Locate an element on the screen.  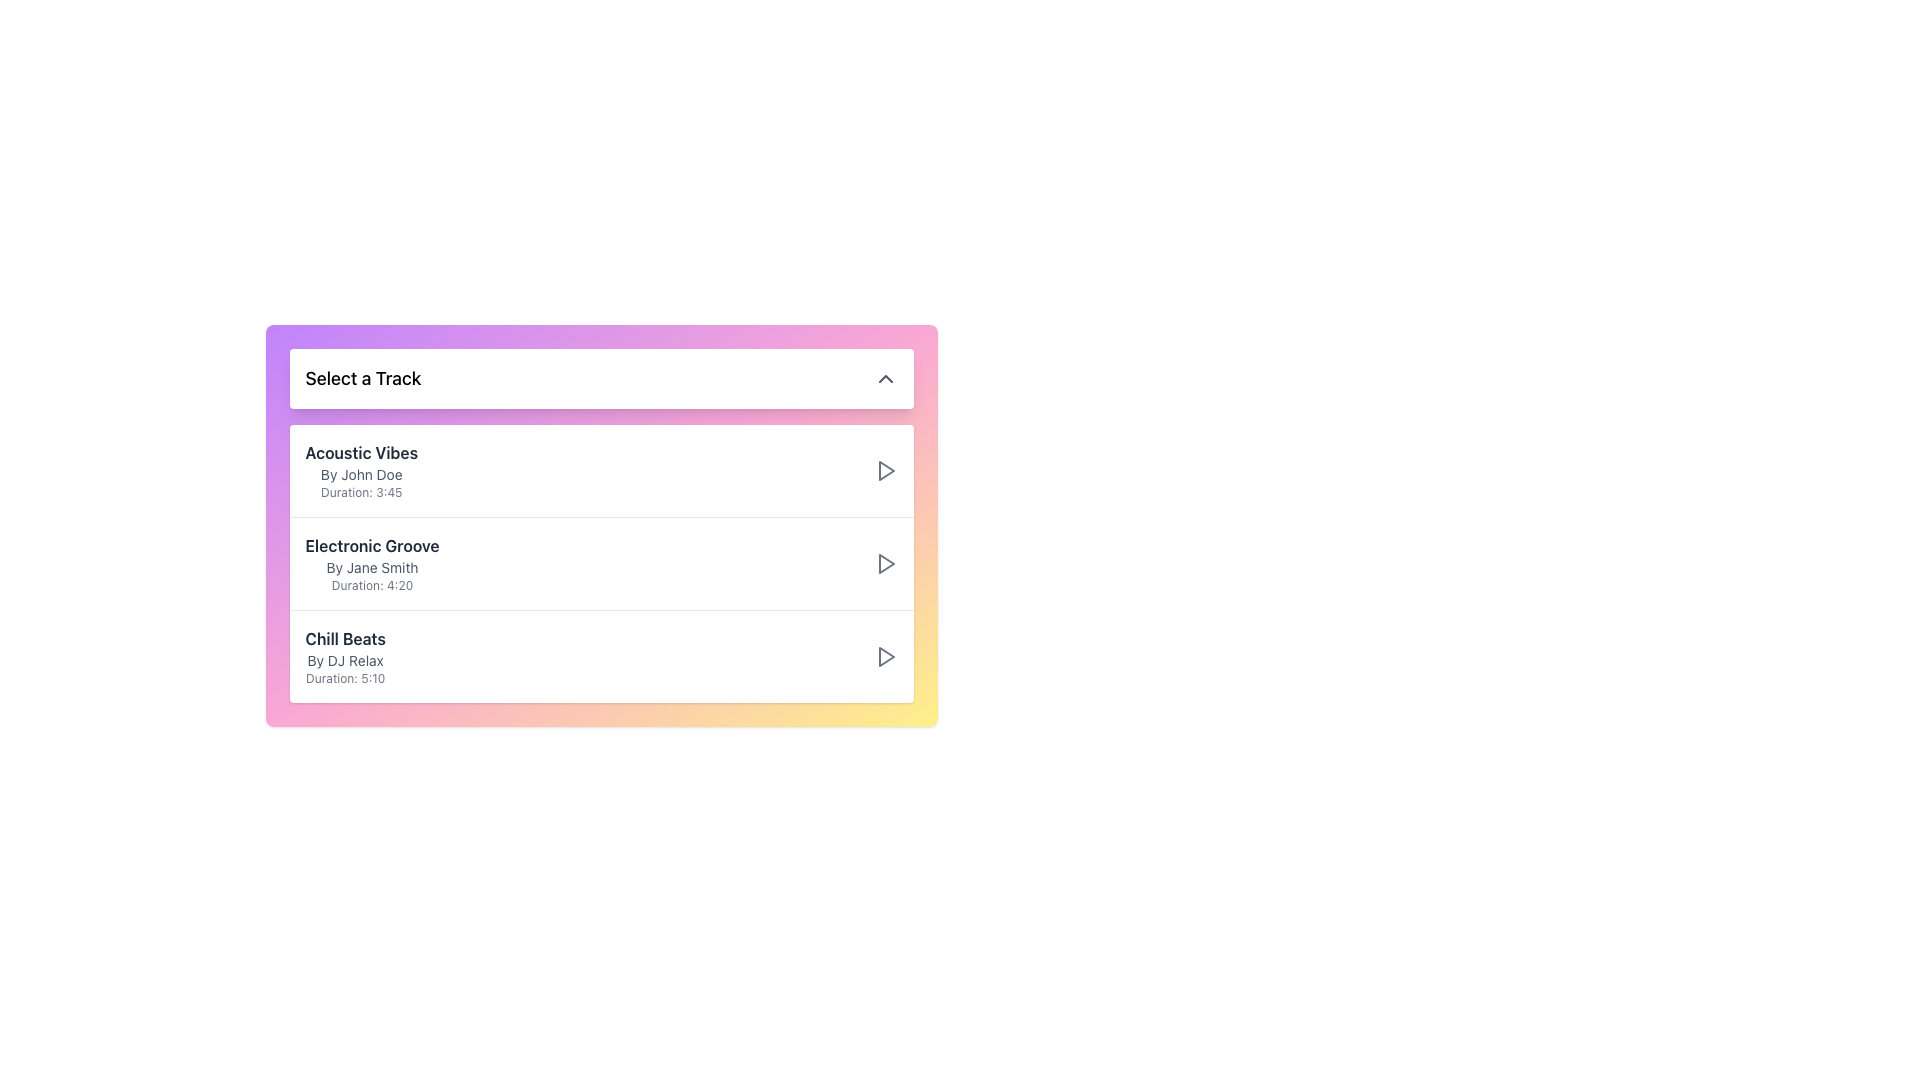
a track within the music track listing component that features a gradient background and the title 'Select a Track' is located at coordinates (600, 524).